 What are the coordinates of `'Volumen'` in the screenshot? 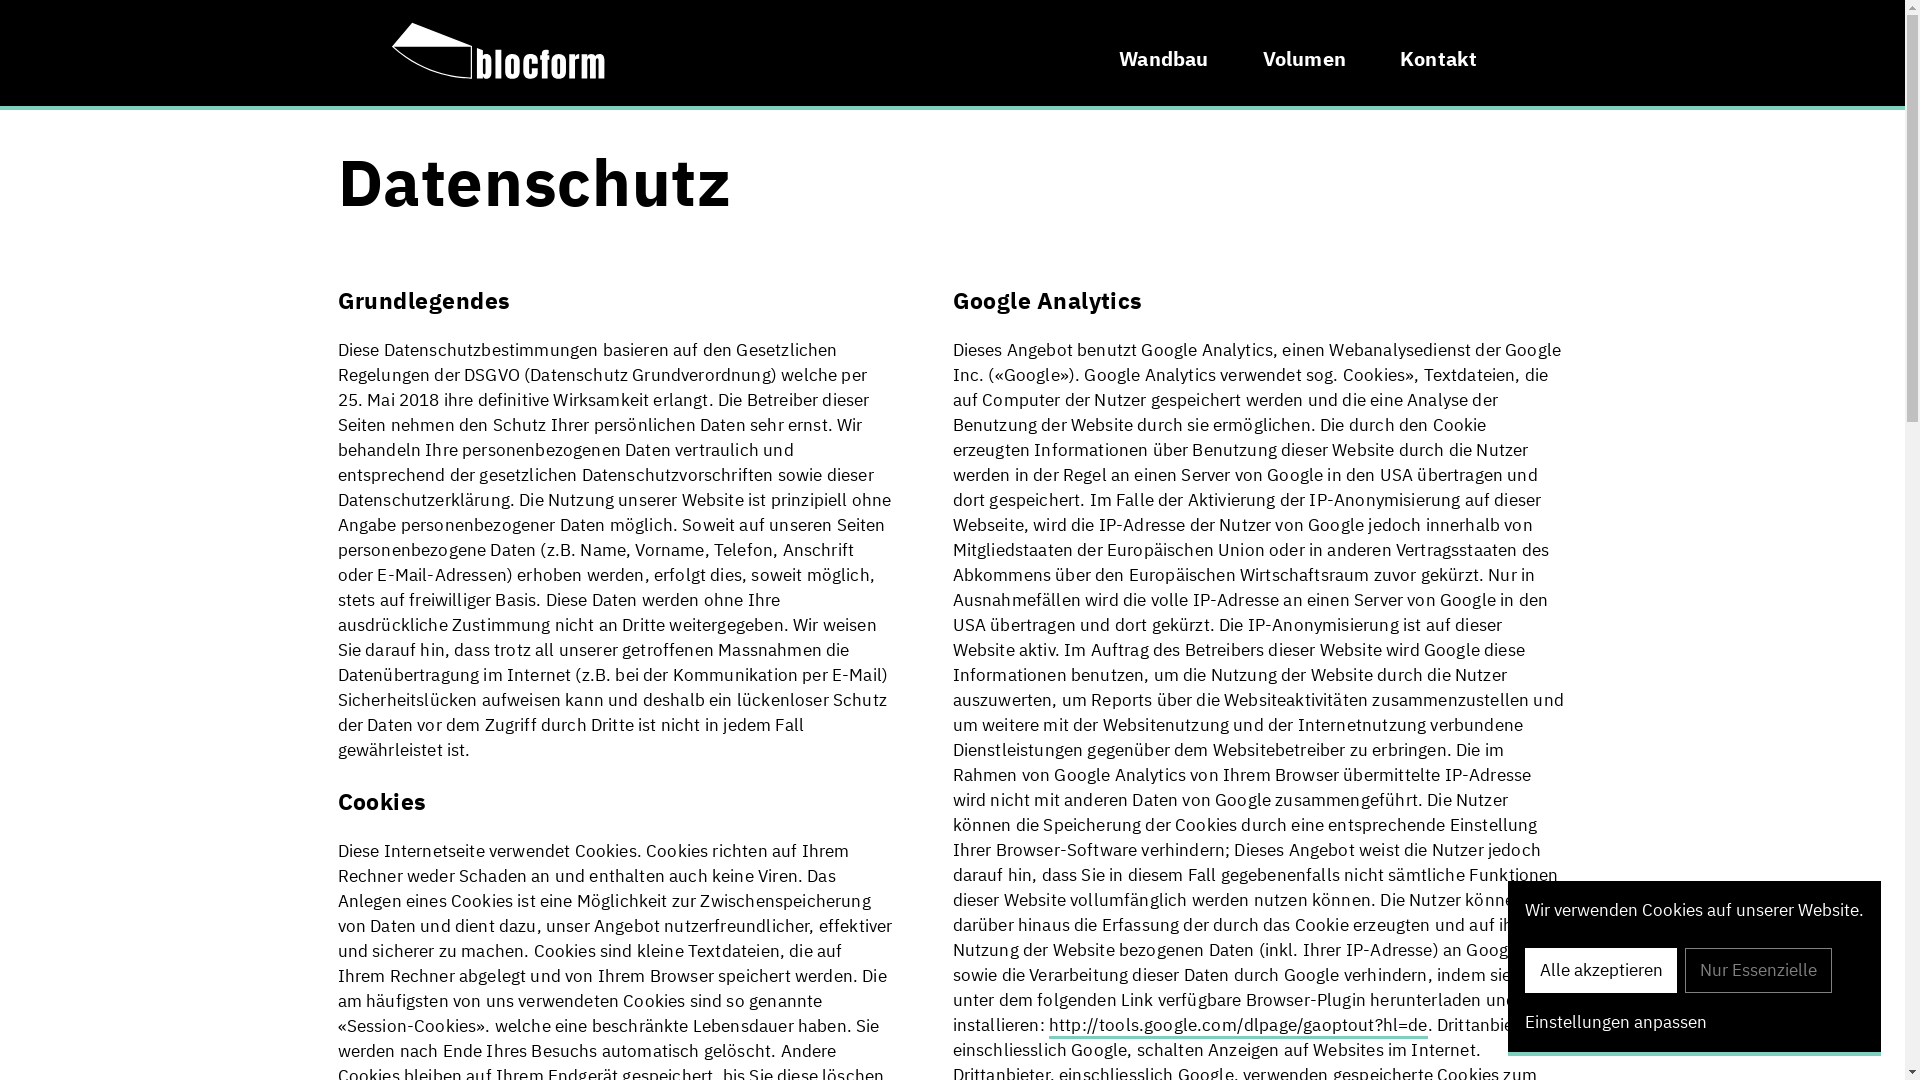 It's located at (1304, 54).